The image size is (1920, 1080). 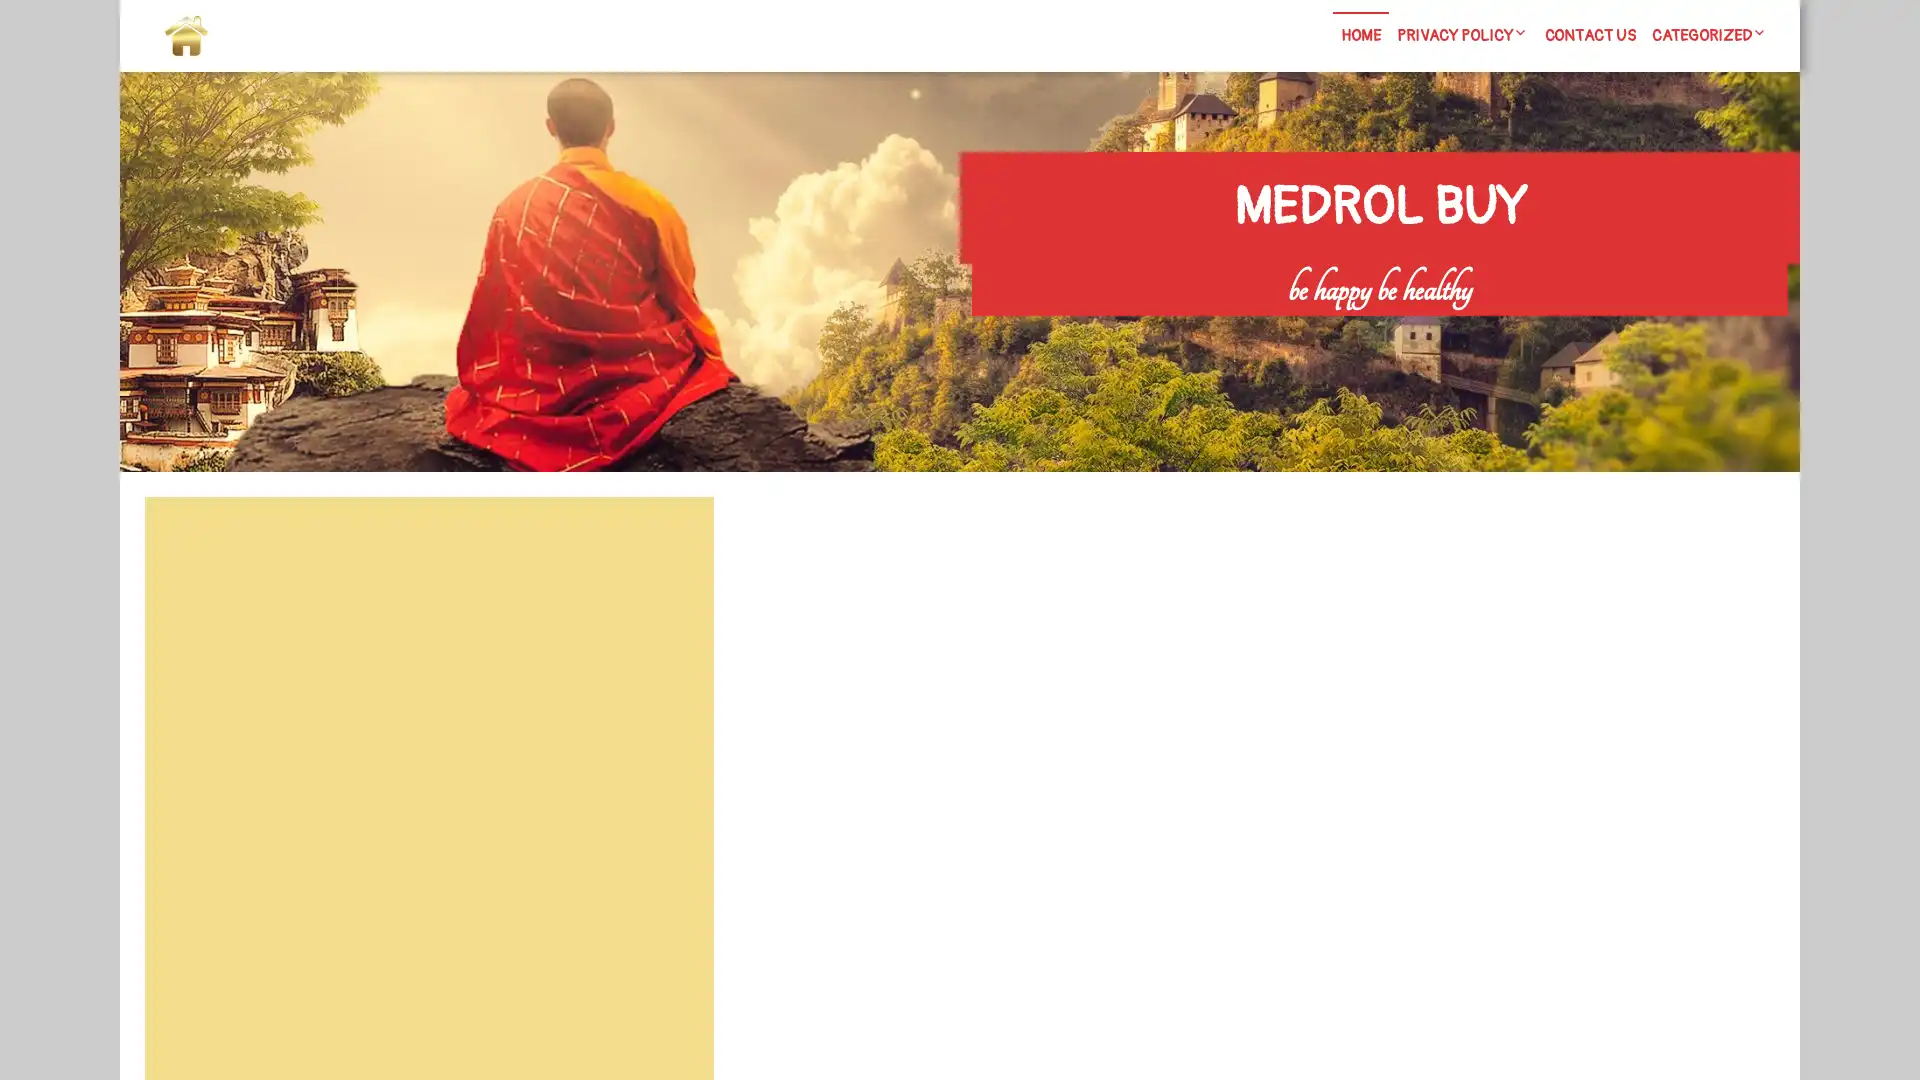 I want to click on Search, so click(x=1557, y=327).